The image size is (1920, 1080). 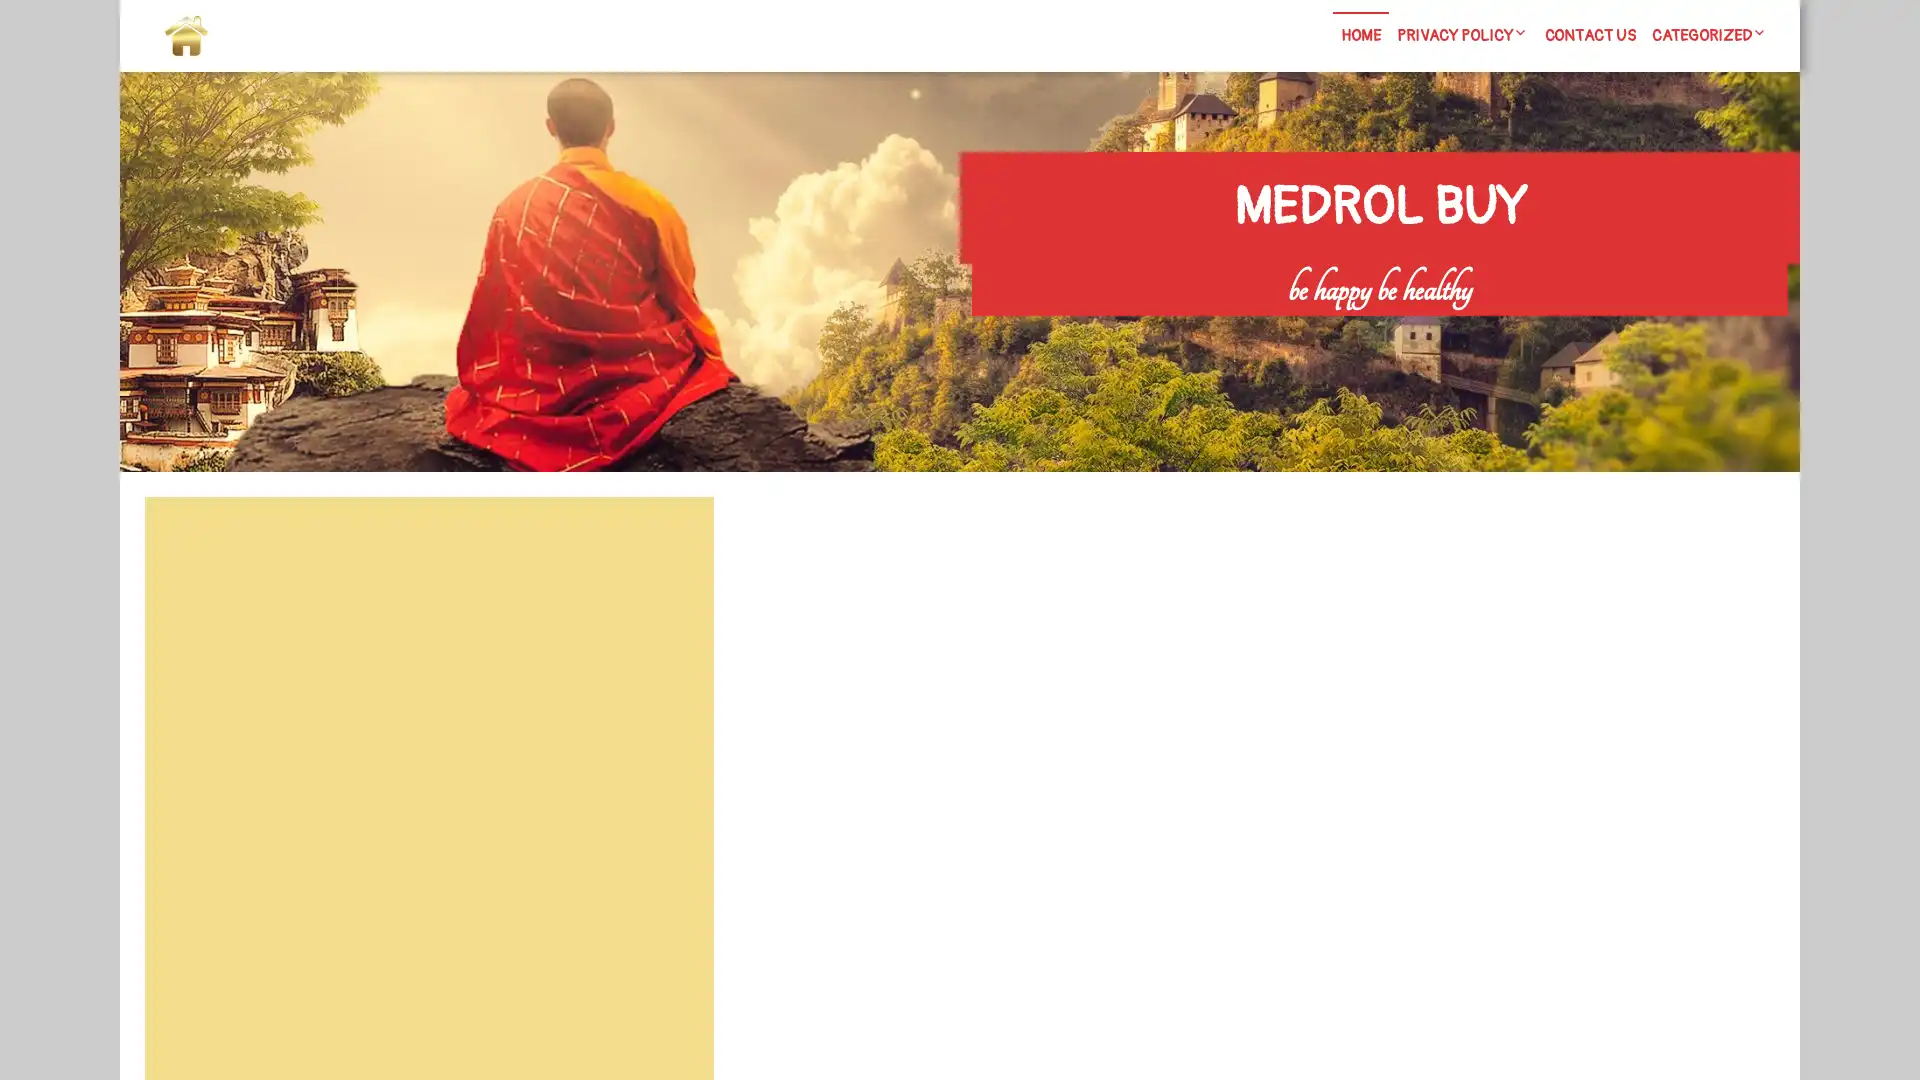 I want to click on Search, so click(x=1557, y=327).